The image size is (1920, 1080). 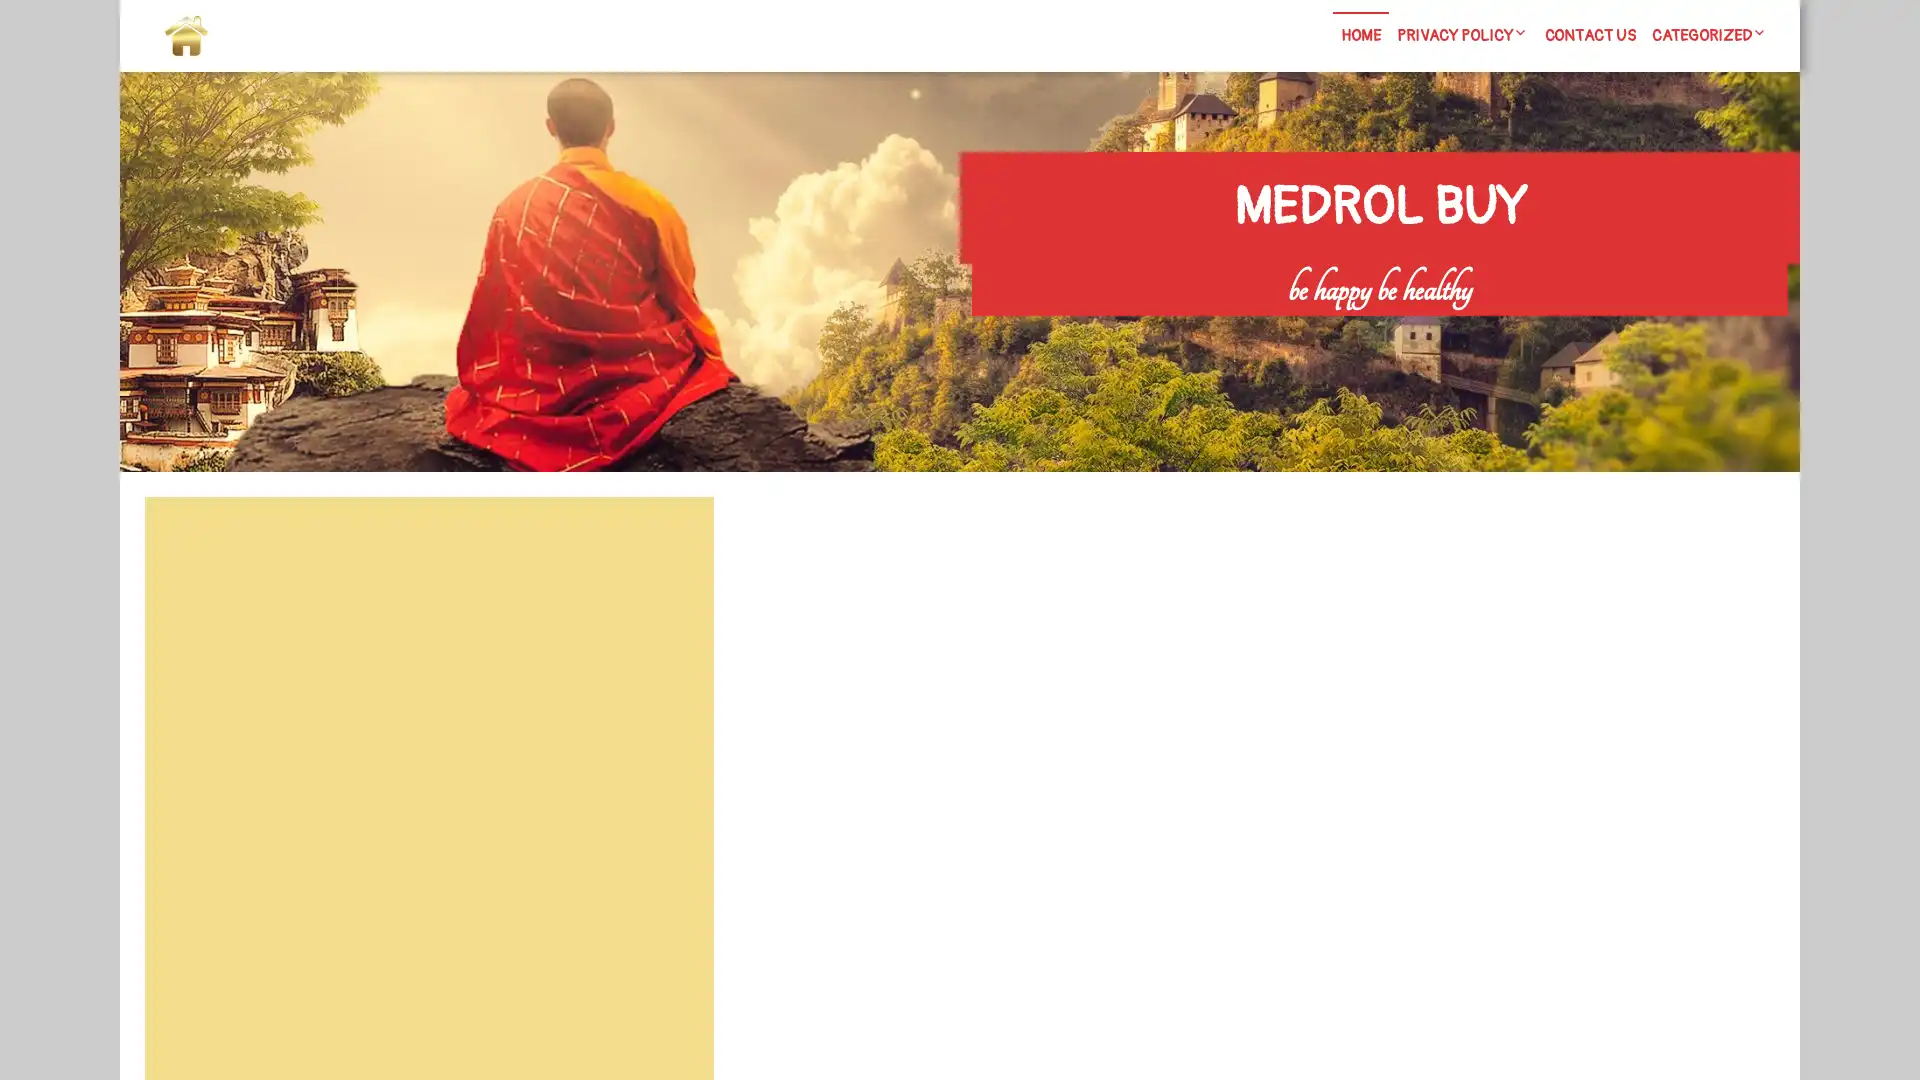 I want to click on Search, so click(x=1557, y=327).